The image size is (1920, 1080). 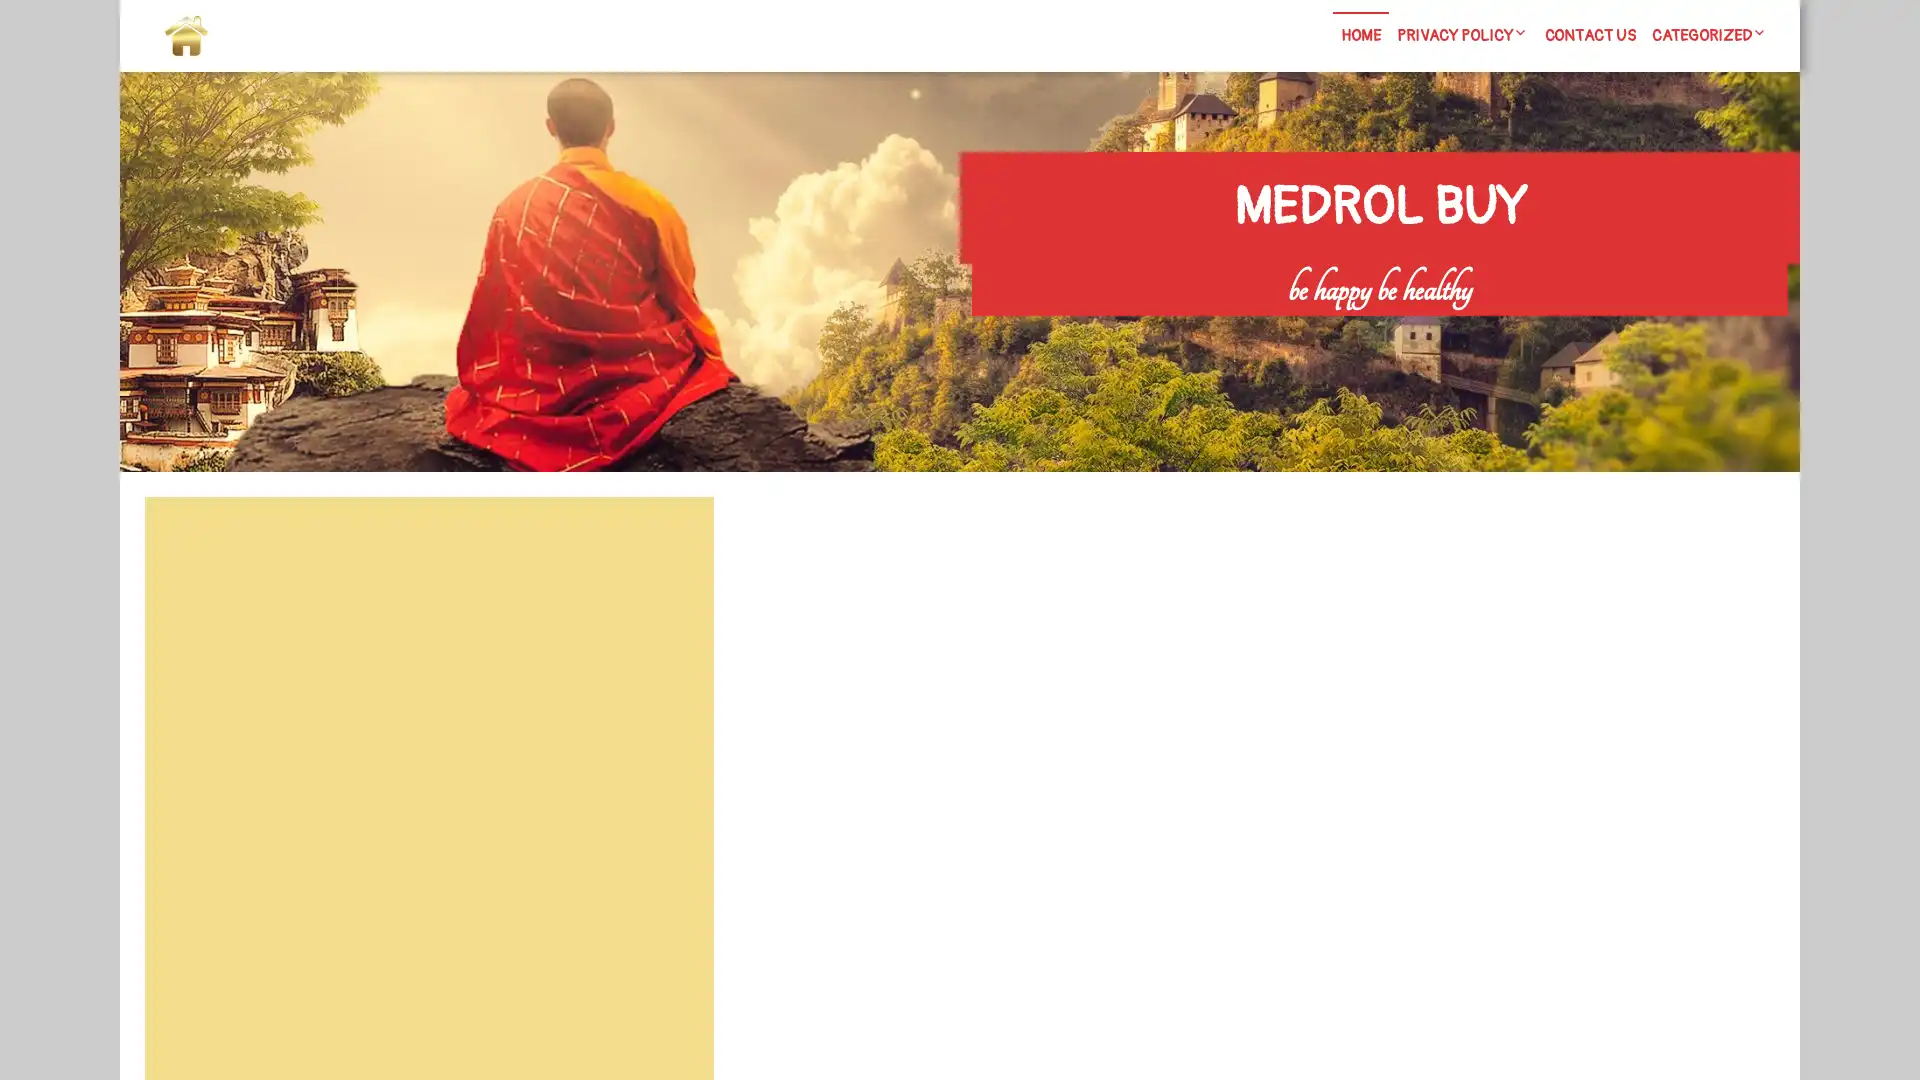 I want to click on Search, so click(x=1557, y=327).